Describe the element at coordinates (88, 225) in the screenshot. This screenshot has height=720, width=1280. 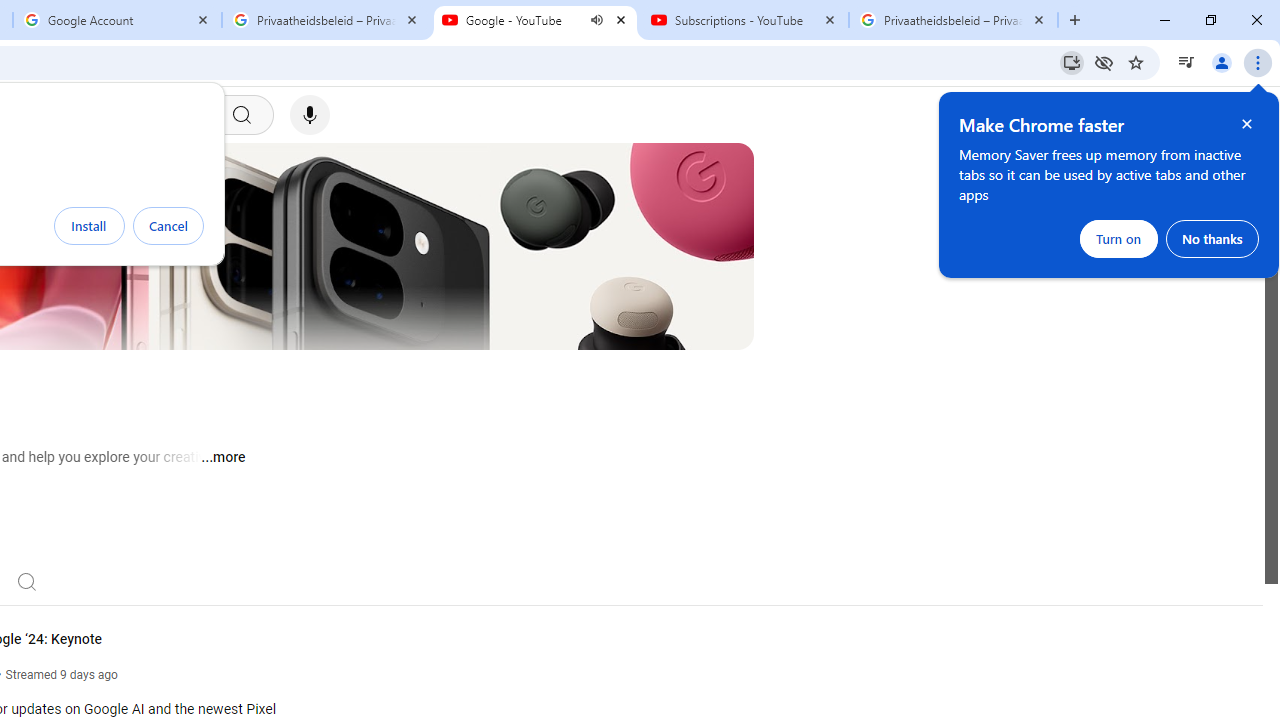
I see `'Install'` at that location.